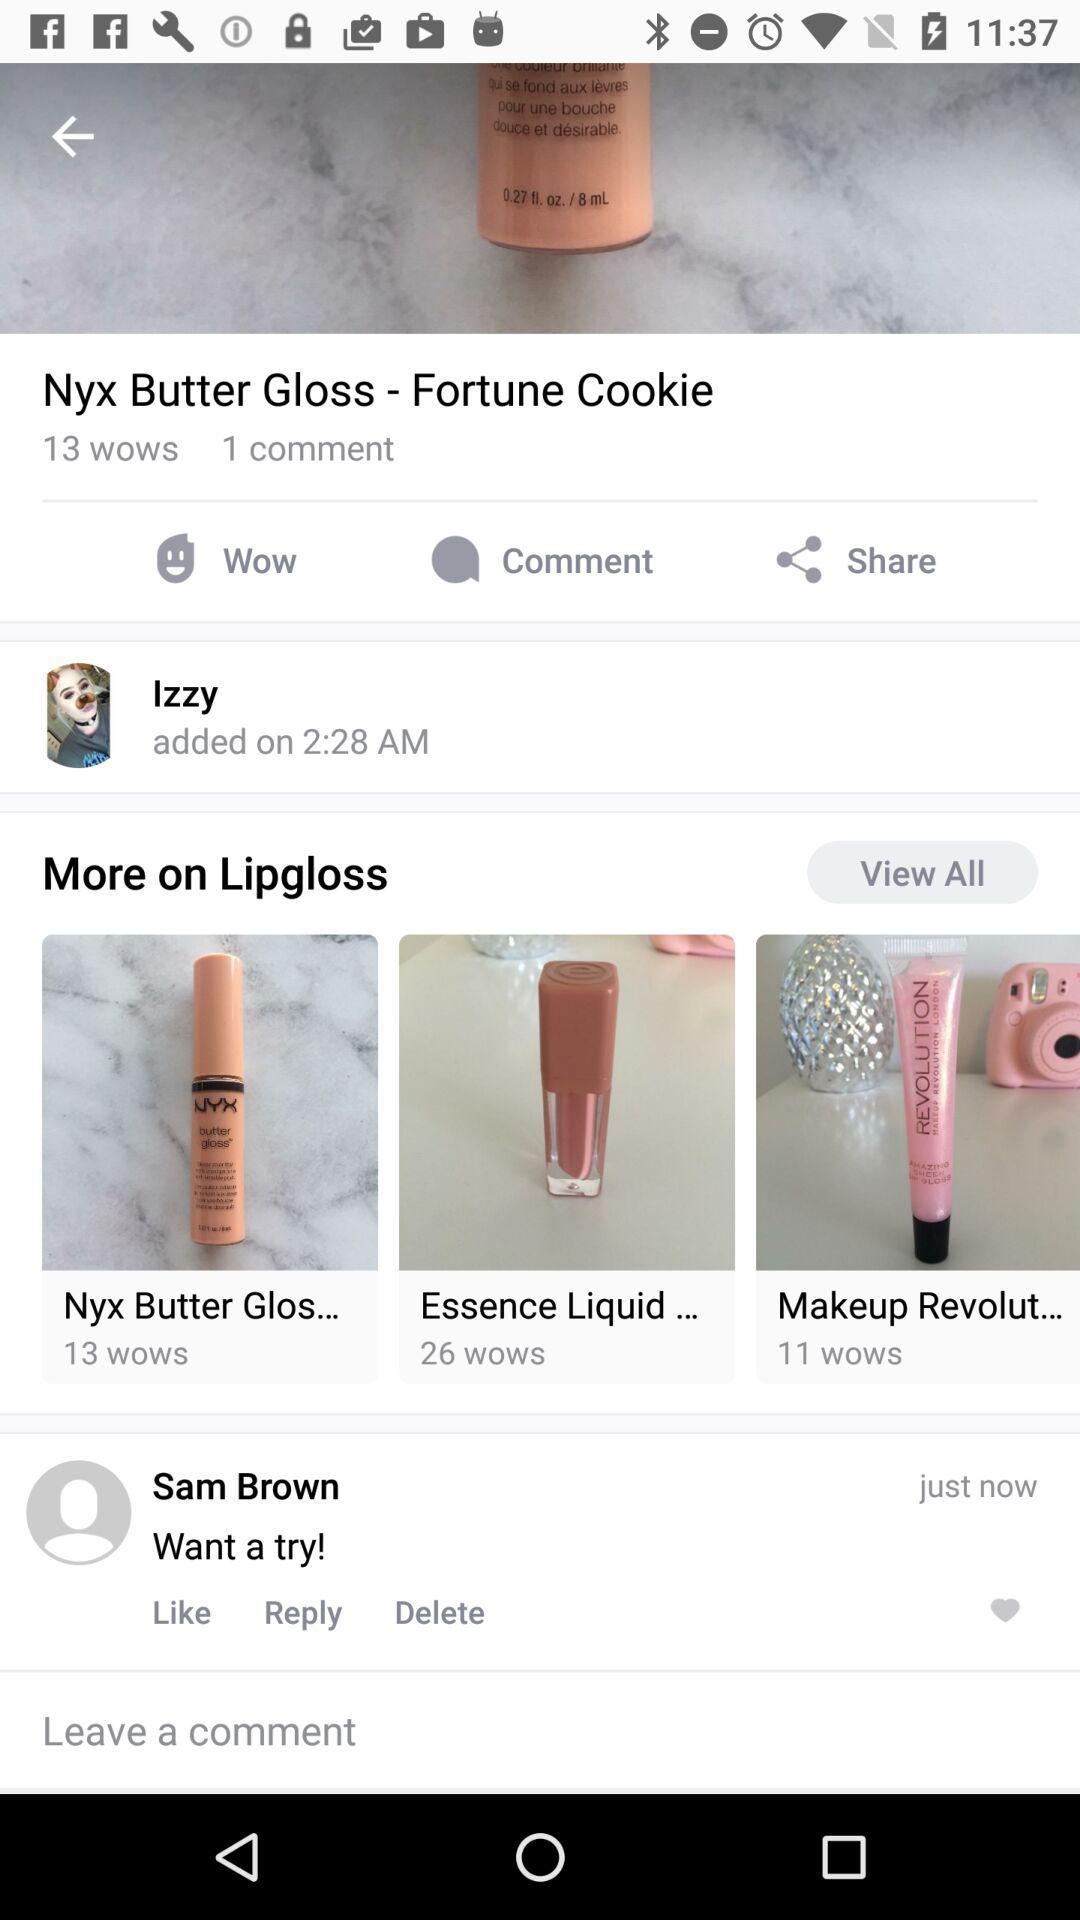 This screenshot has height=1920, width=1080. What do you see at coordinates (540, 1729) in the screenshot?
I see `comment` at bounding box center [540, 1729].